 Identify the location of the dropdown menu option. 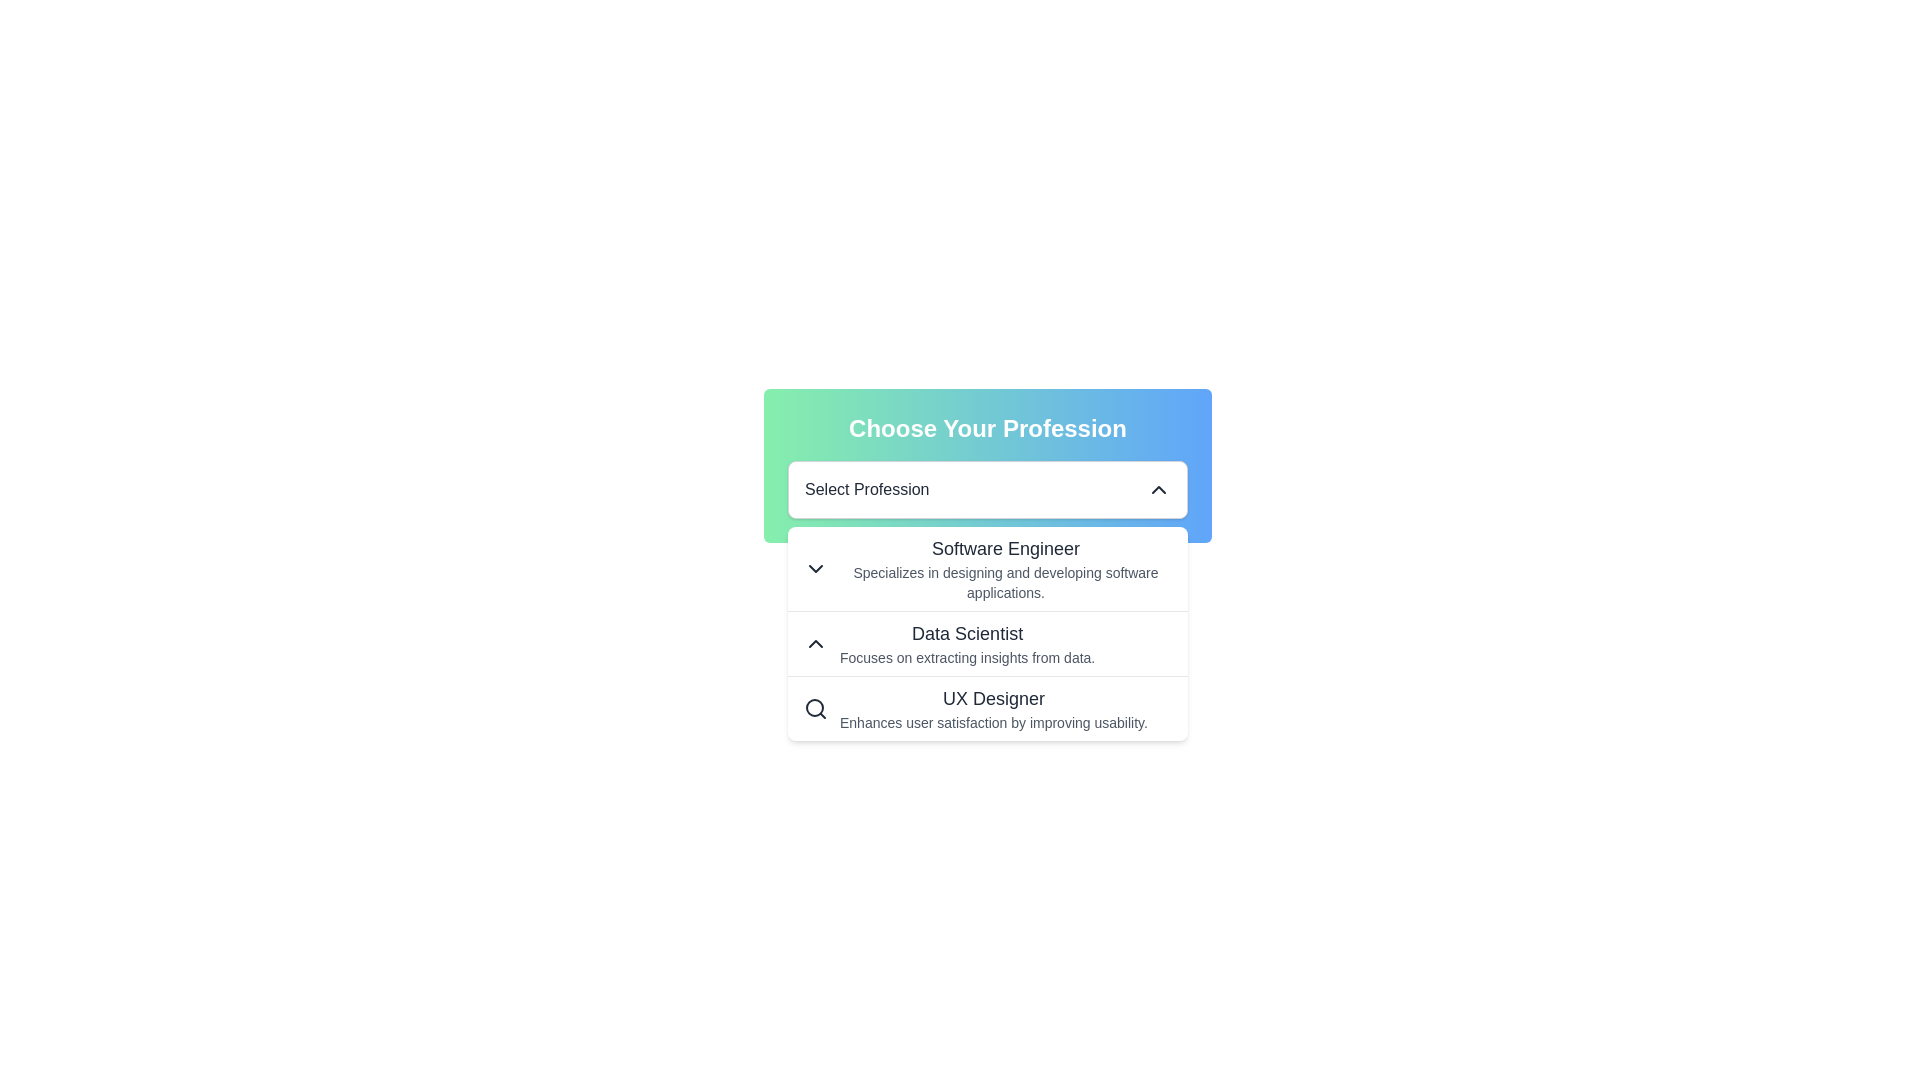
(988, 633).